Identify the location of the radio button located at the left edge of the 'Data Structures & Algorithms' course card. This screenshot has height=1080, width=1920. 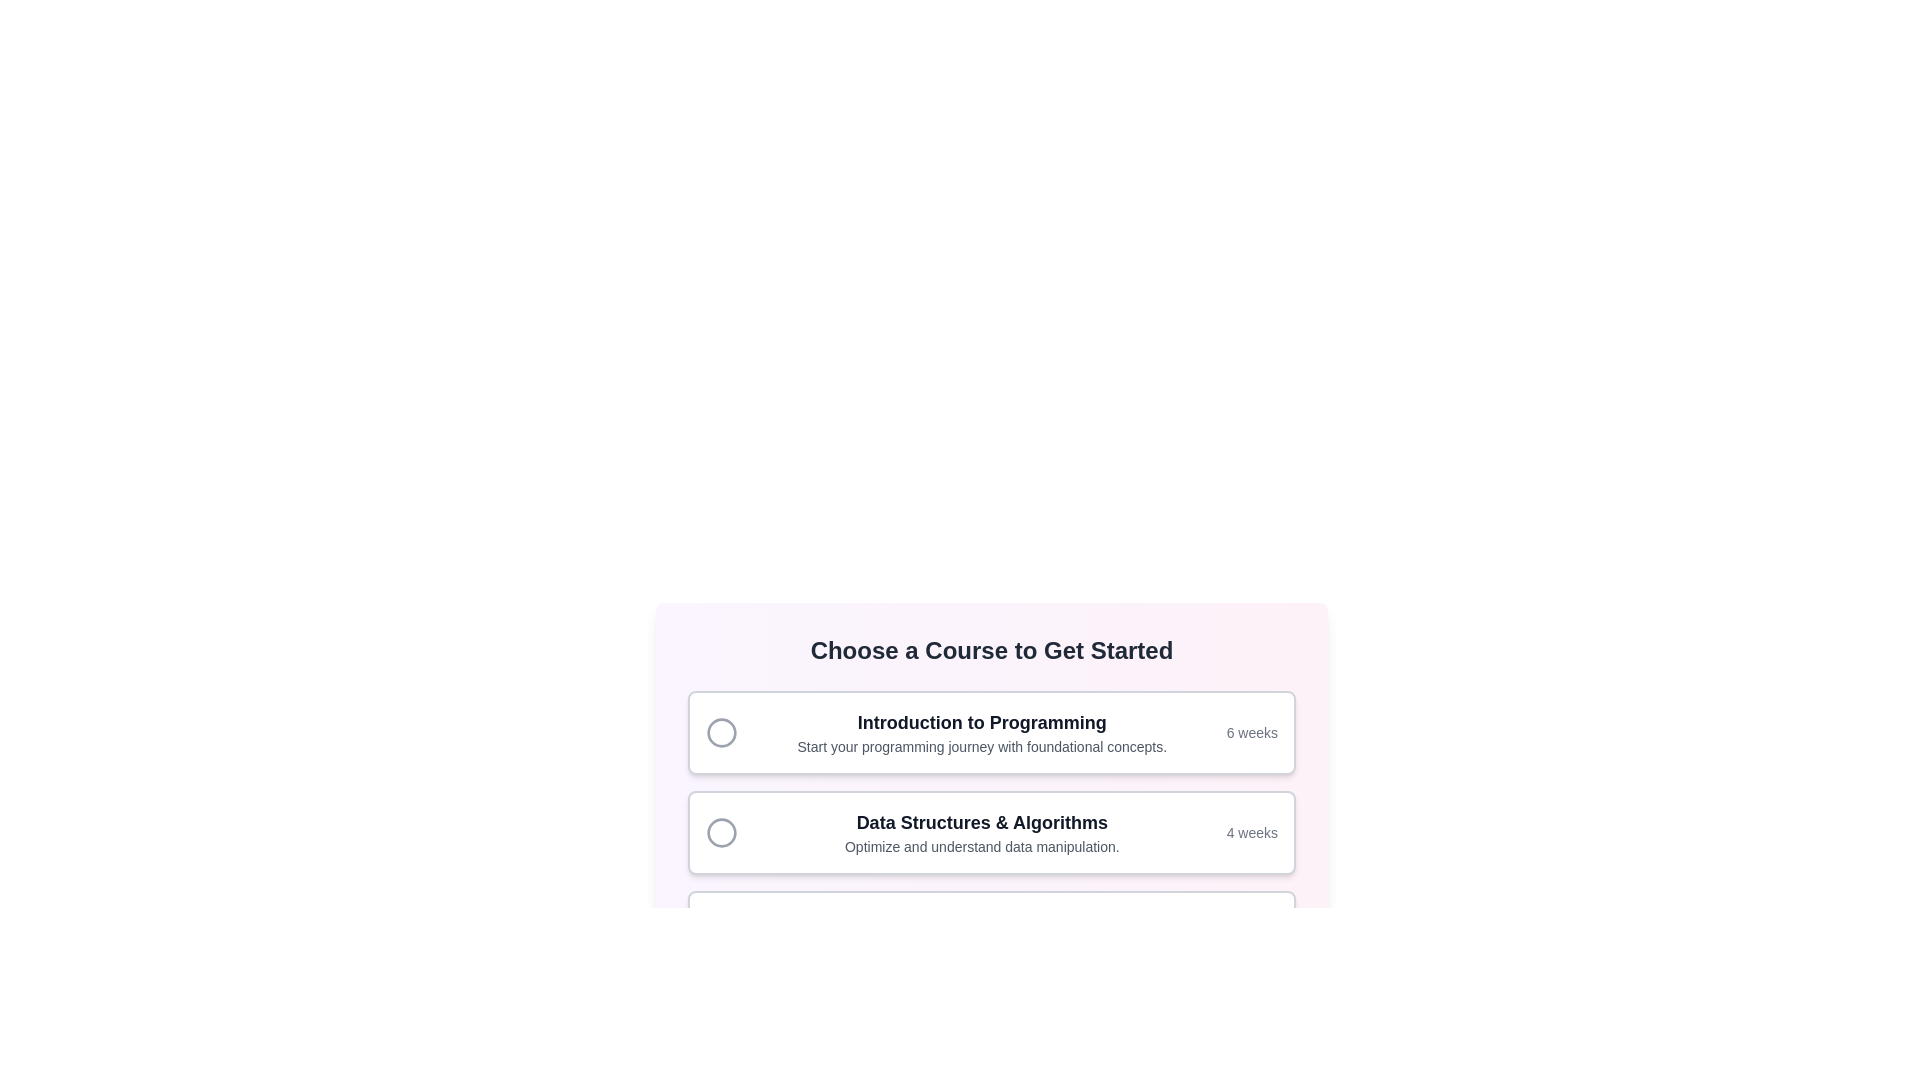
(720, 833).